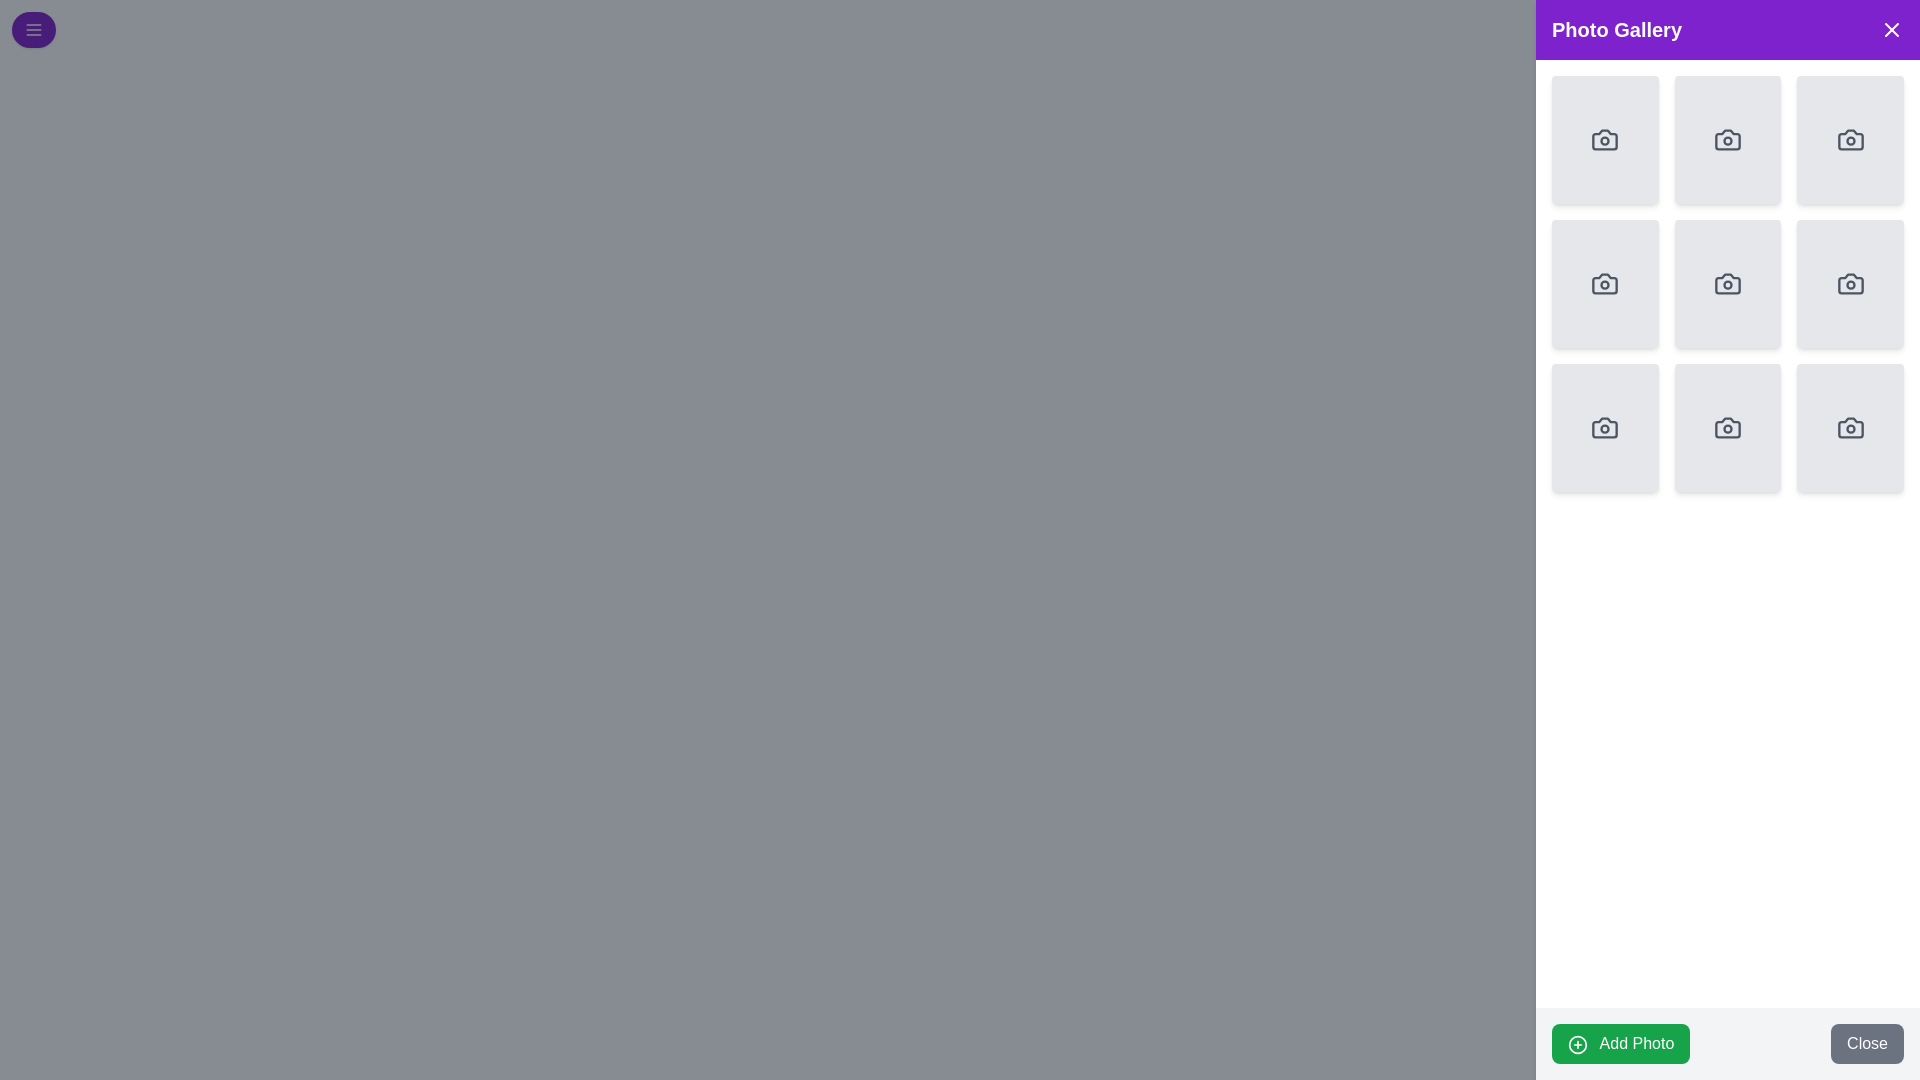 This screenshot has height=1080, width=1920. I want to click on the clickable tile in the middle column of the bottom row of the photo gallery grid, which serves as a placeholder for a photo thumbnail or camera-related actions, so click(1727, 427).